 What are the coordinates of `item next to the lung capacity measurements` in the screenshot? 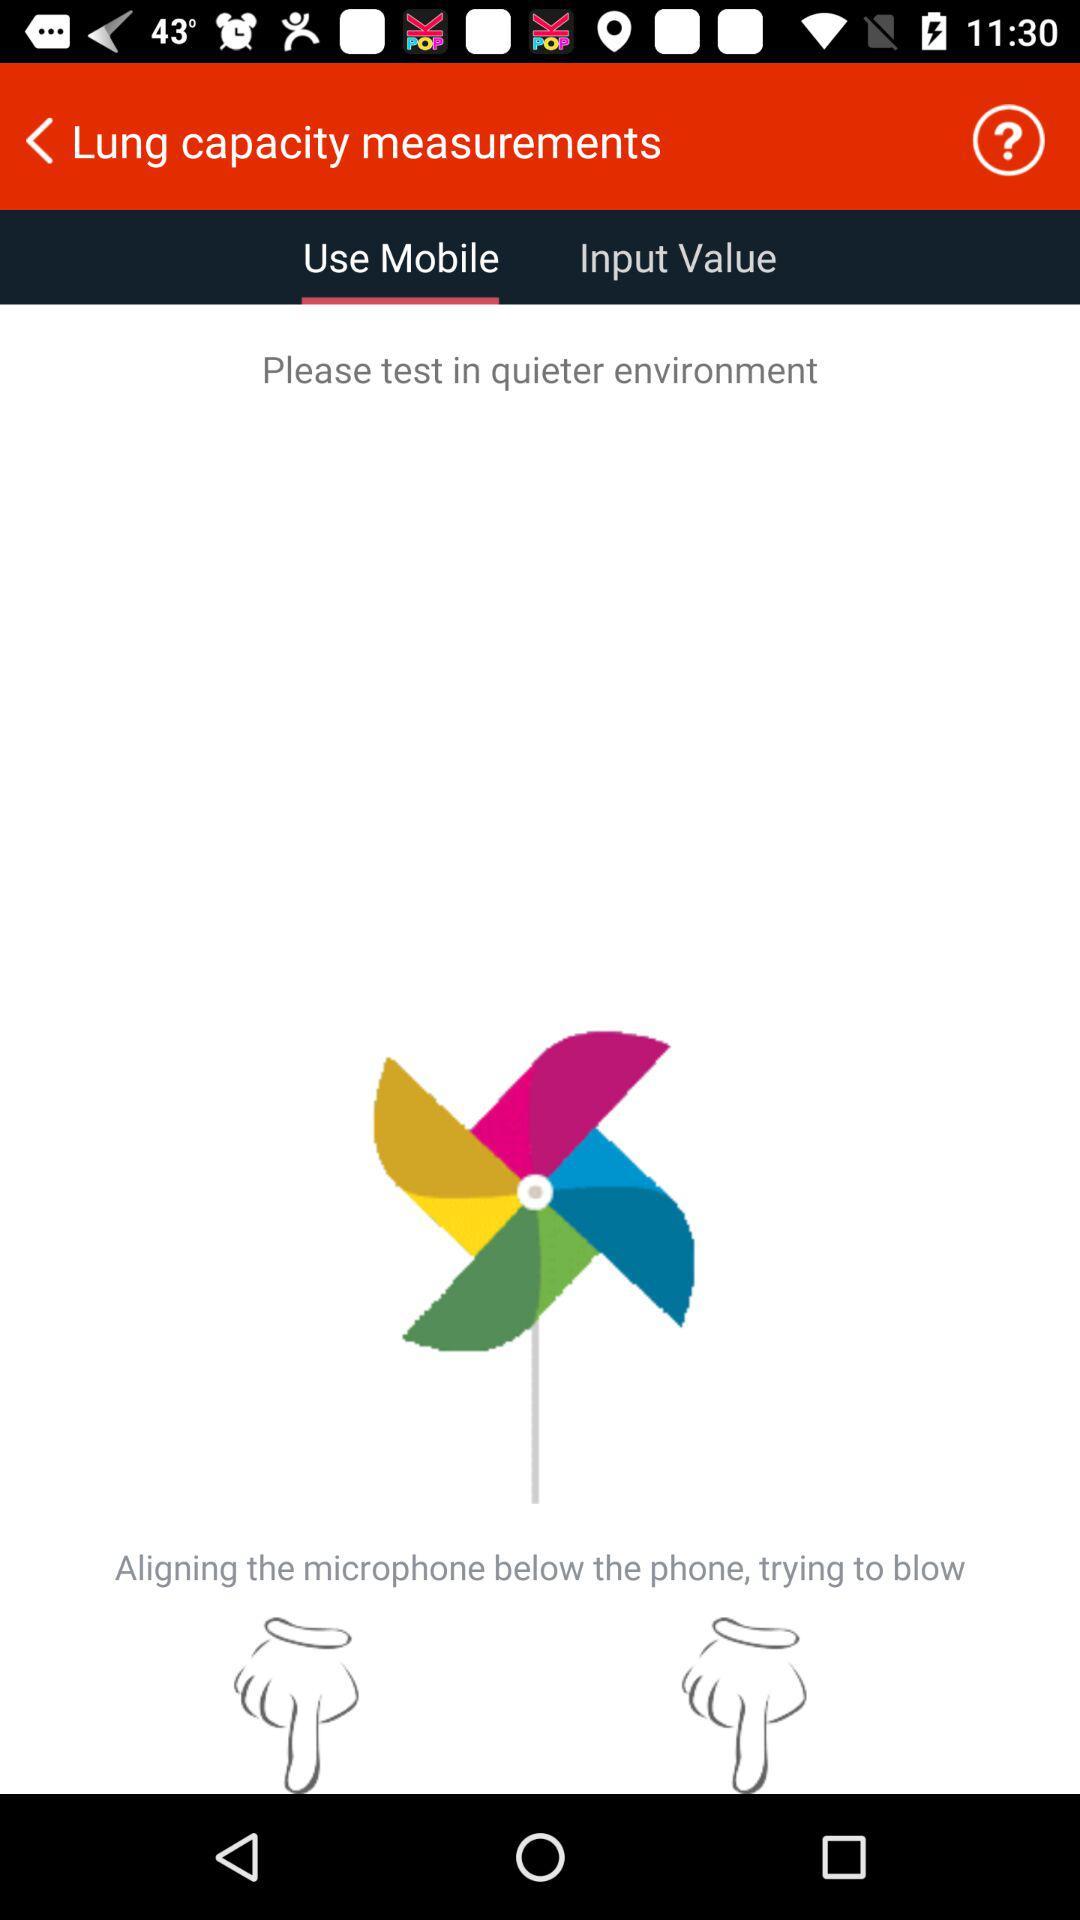 It's located at (1008, 139).